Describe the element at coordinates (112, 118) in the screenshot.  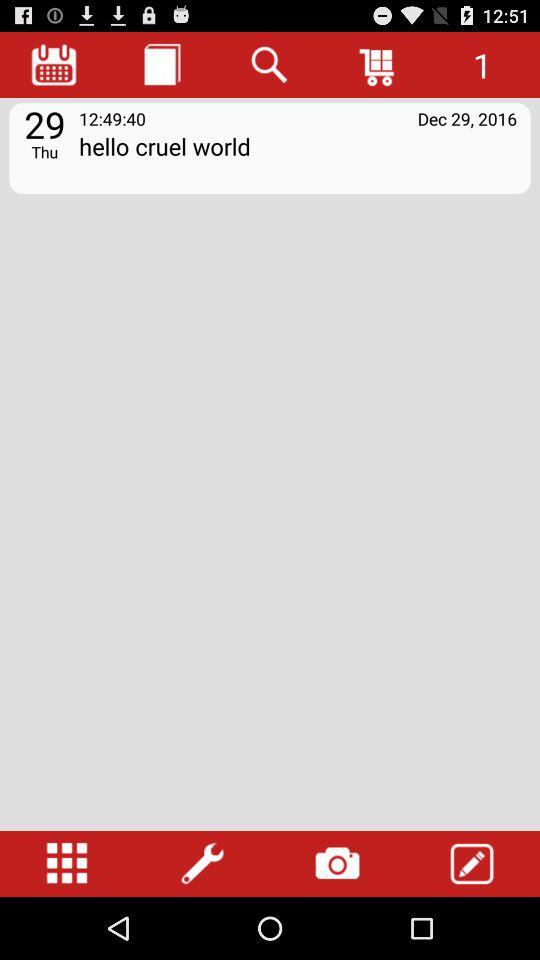
I see `icon next to dec 29, 2016 app` at that location.